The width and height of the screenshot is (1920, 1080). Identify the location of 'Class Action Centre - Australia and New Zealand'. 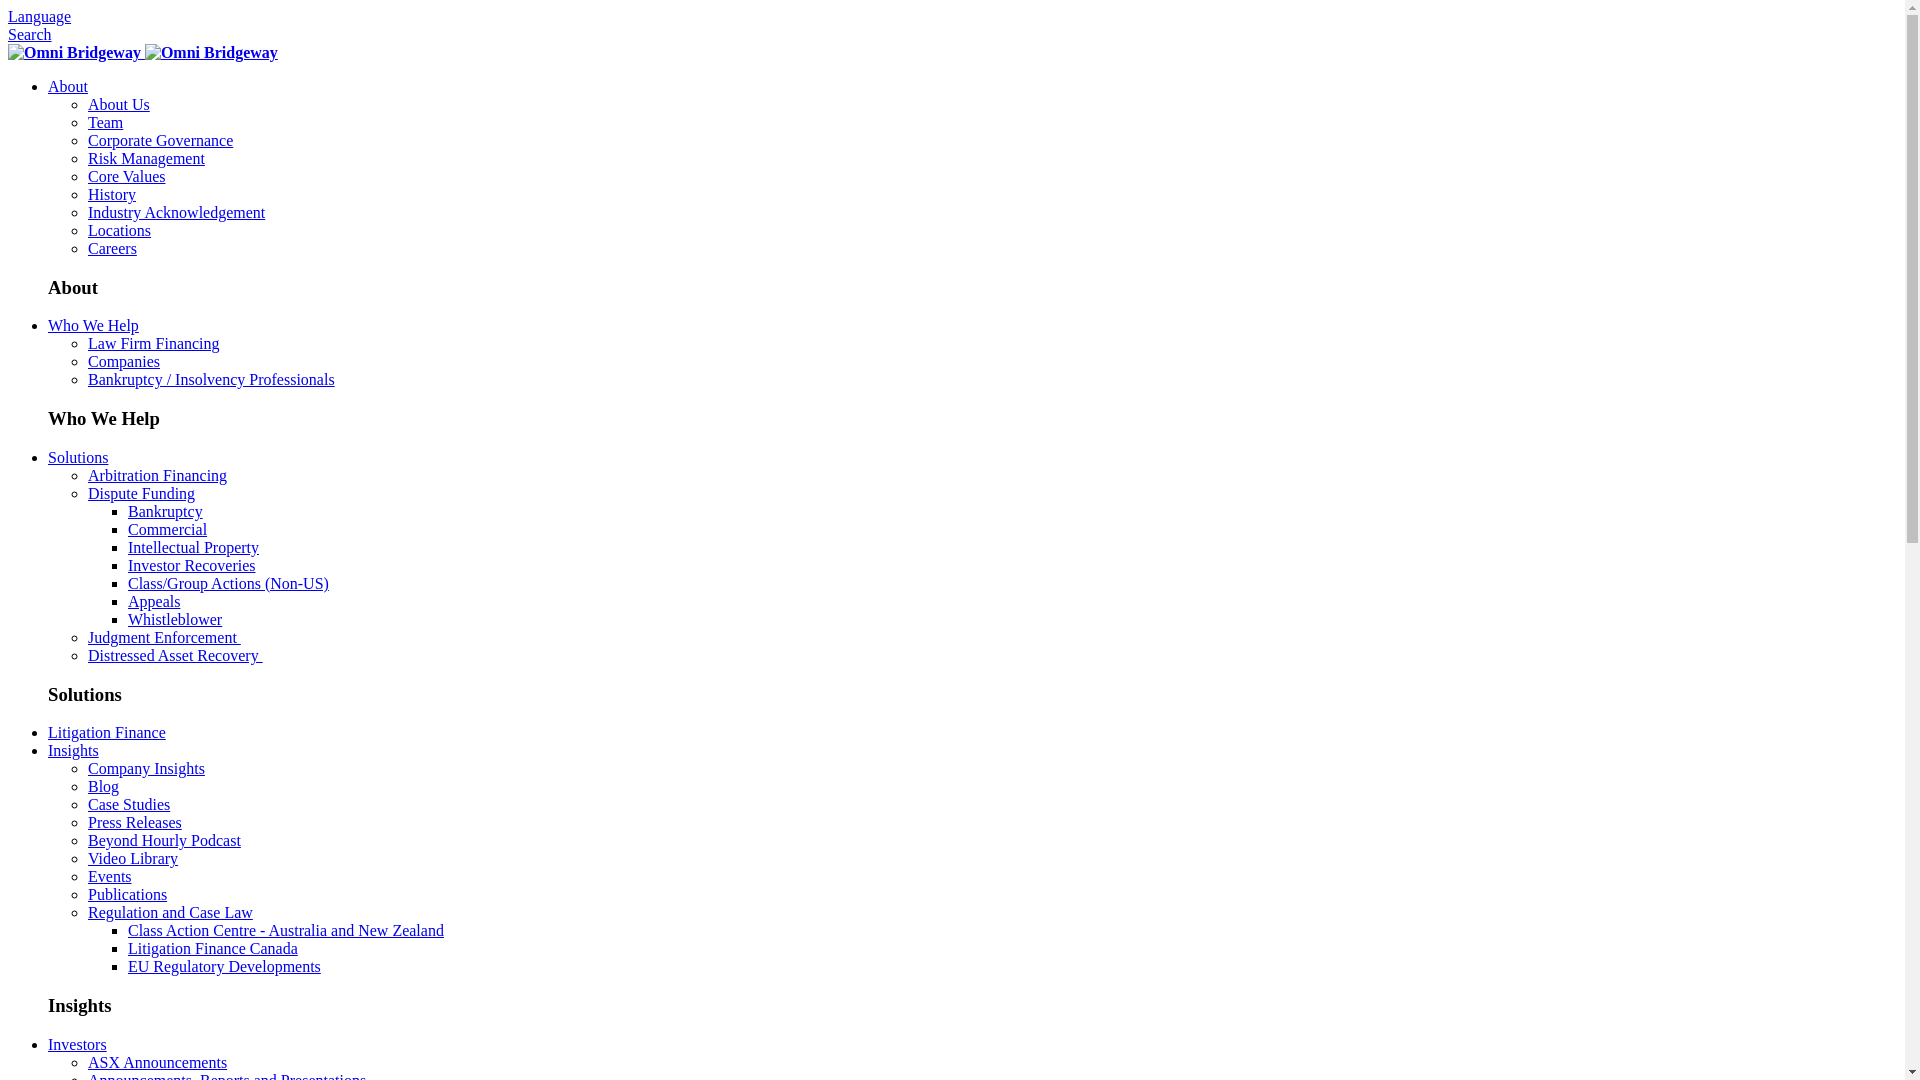
(285, 930).